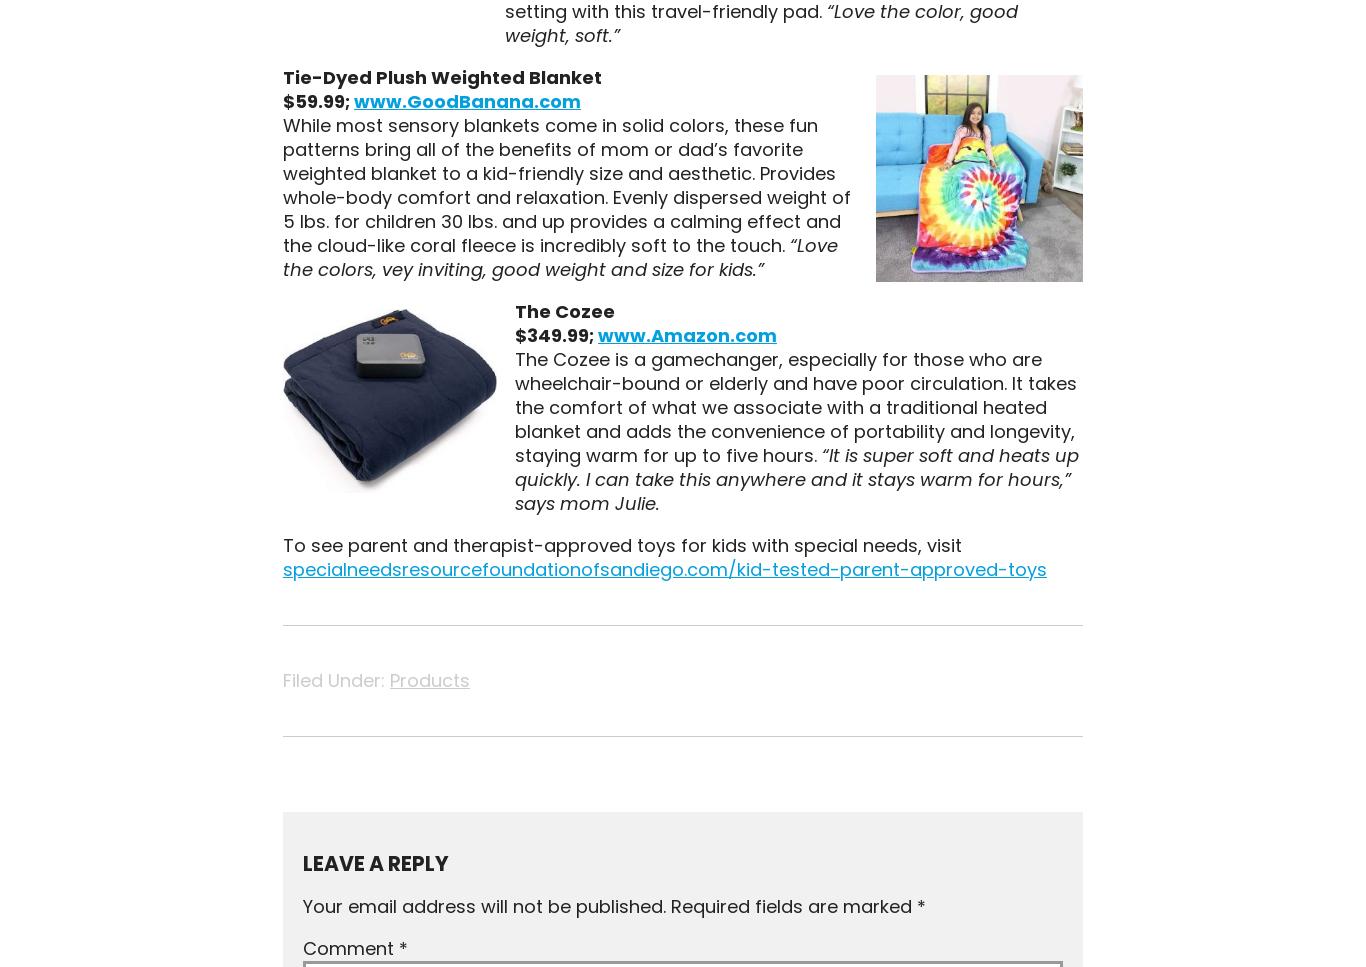 The width and height of the screenshot is (1366, 967). I want to click on 'The Cozee', so click(564, 310).